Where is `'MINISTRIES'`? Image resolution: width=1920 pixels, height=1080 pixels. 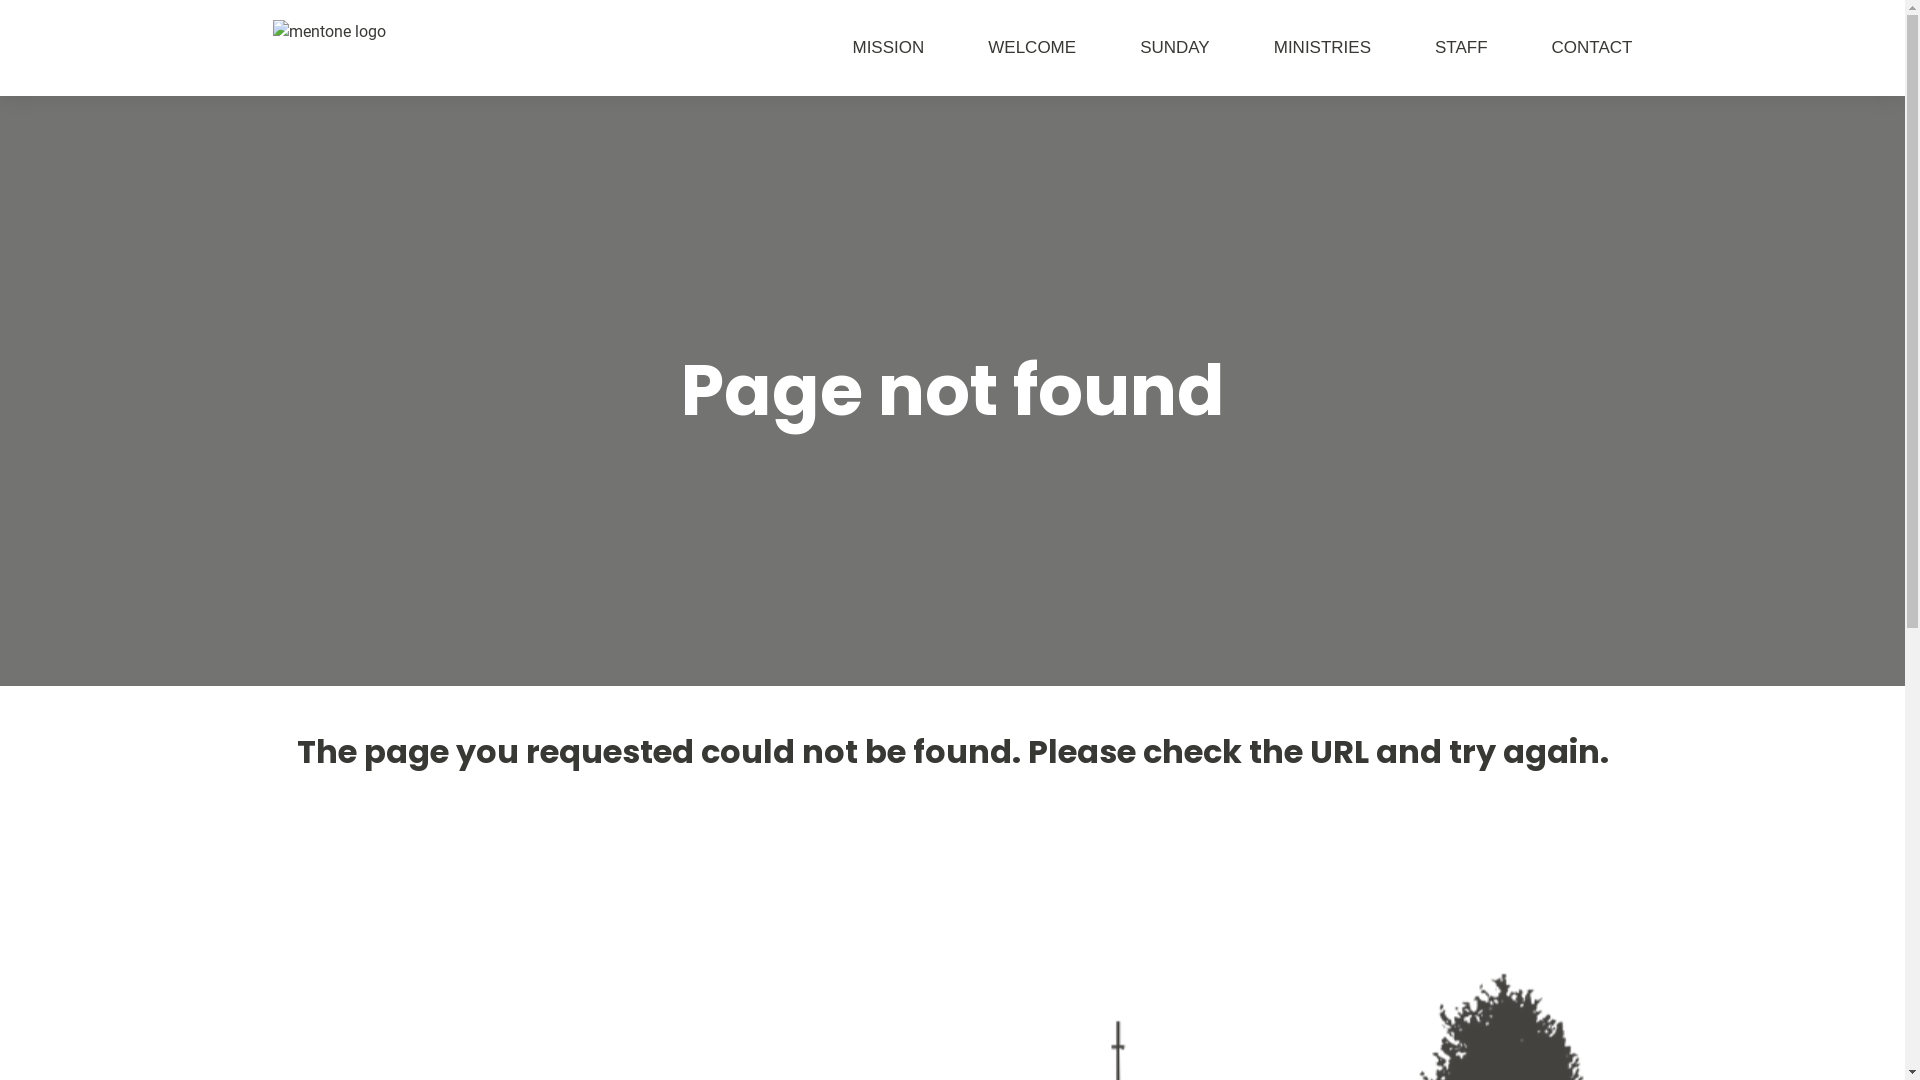
'MINISTRIES' is located at coordinates (1290, 46).